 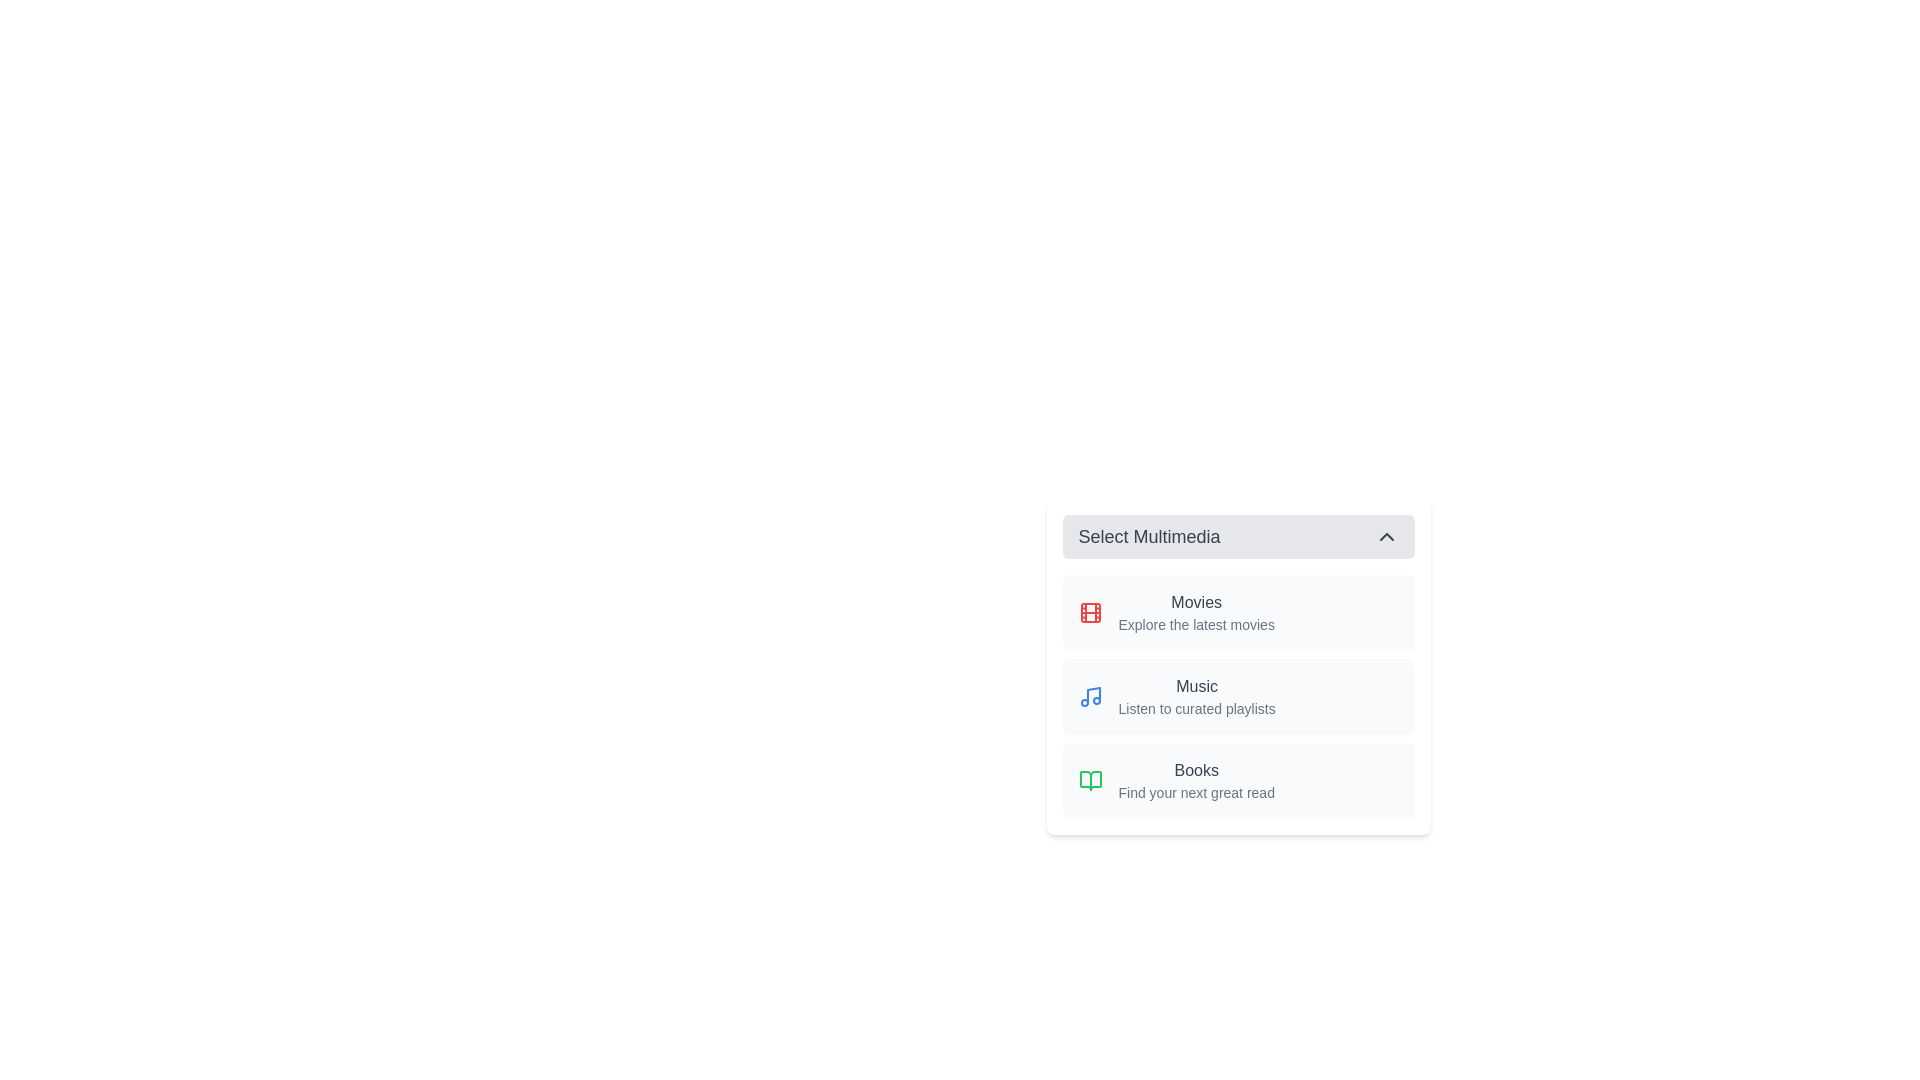 What do you see at coordinates (1197, 685) in the screenshot?
I see `the 'Music' text label, which is styled in dark gray and positioned above the subtitle 'Listen to curated playlists' in the 'Select Multimedia' list` at bounding box center [1197, 685].